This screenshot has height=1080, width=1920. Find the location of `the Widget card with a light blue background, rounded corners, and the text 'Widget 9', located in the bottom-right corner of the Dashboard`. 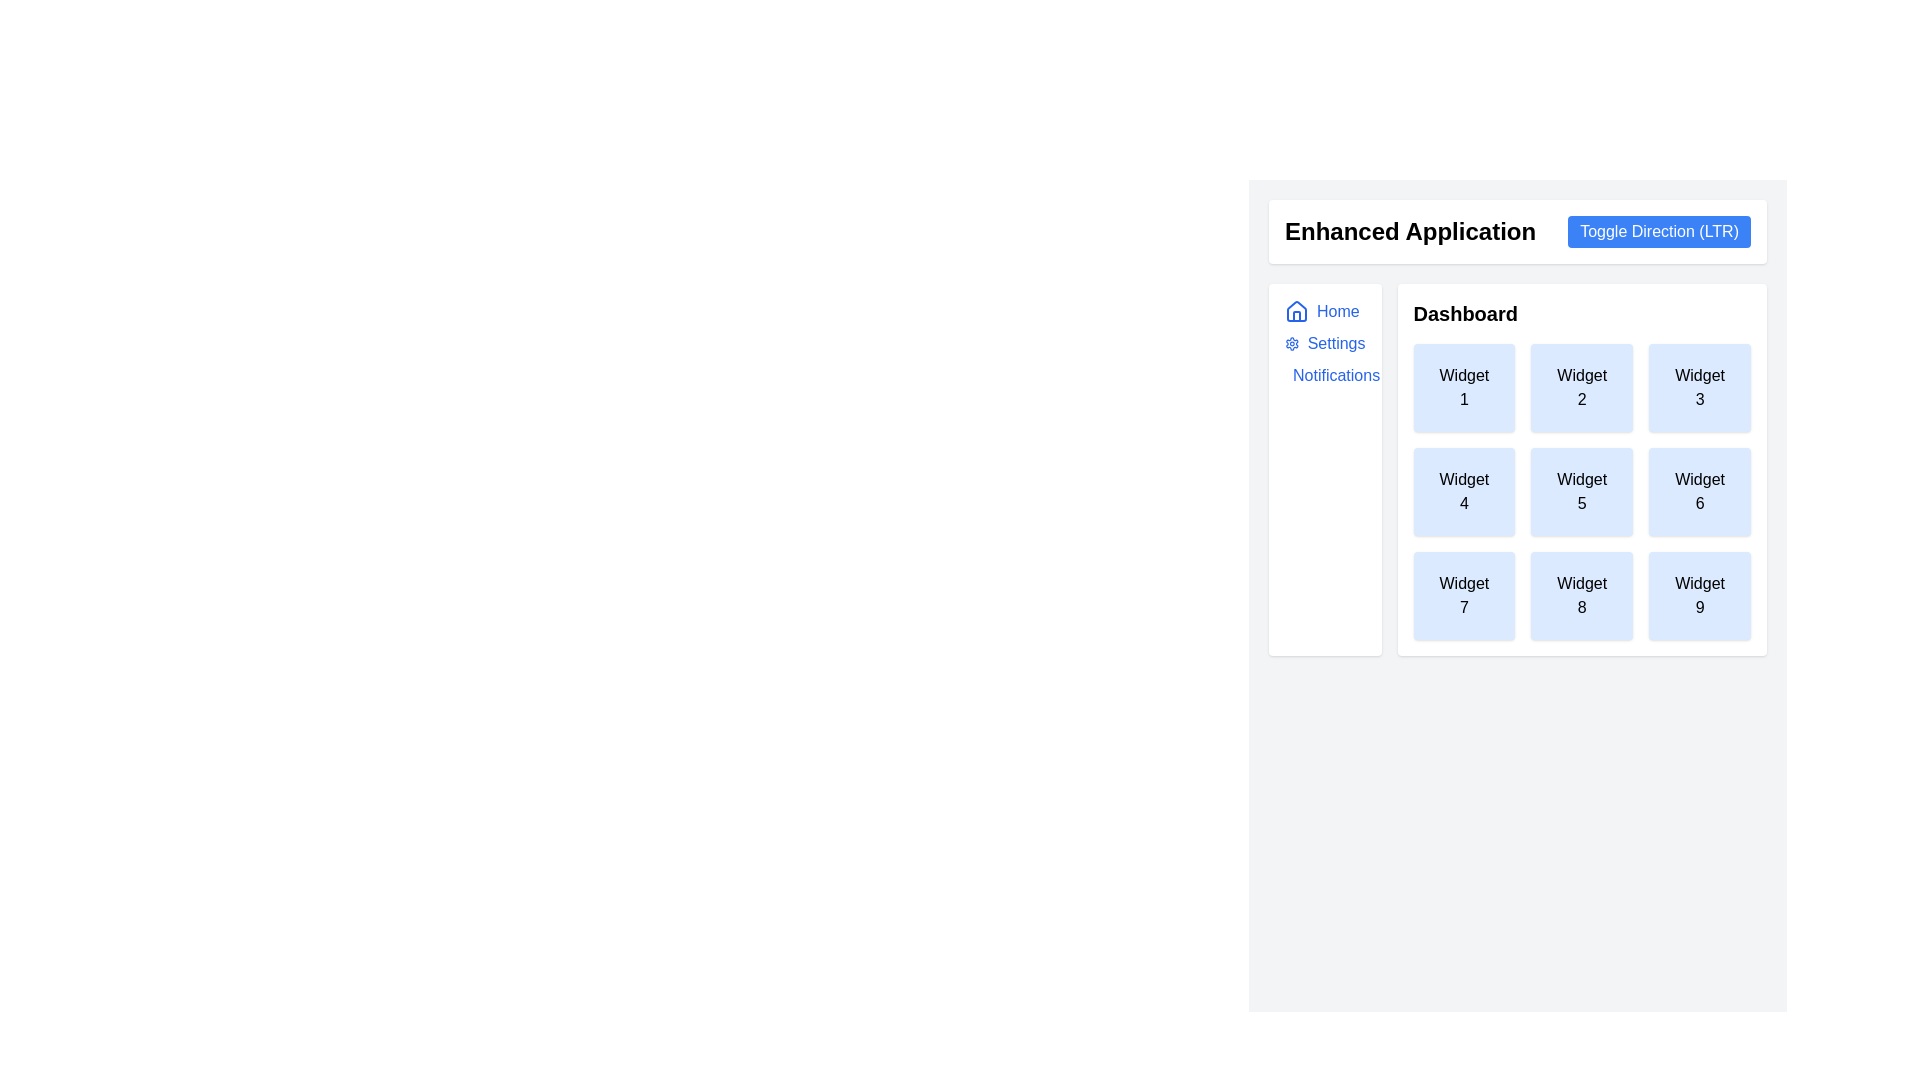

the Widget card with a light blue background, rounded corners, and the text 'Widget 9', located in the bottom-right corner of the Dashboard is located at coordinates (1699, 595).